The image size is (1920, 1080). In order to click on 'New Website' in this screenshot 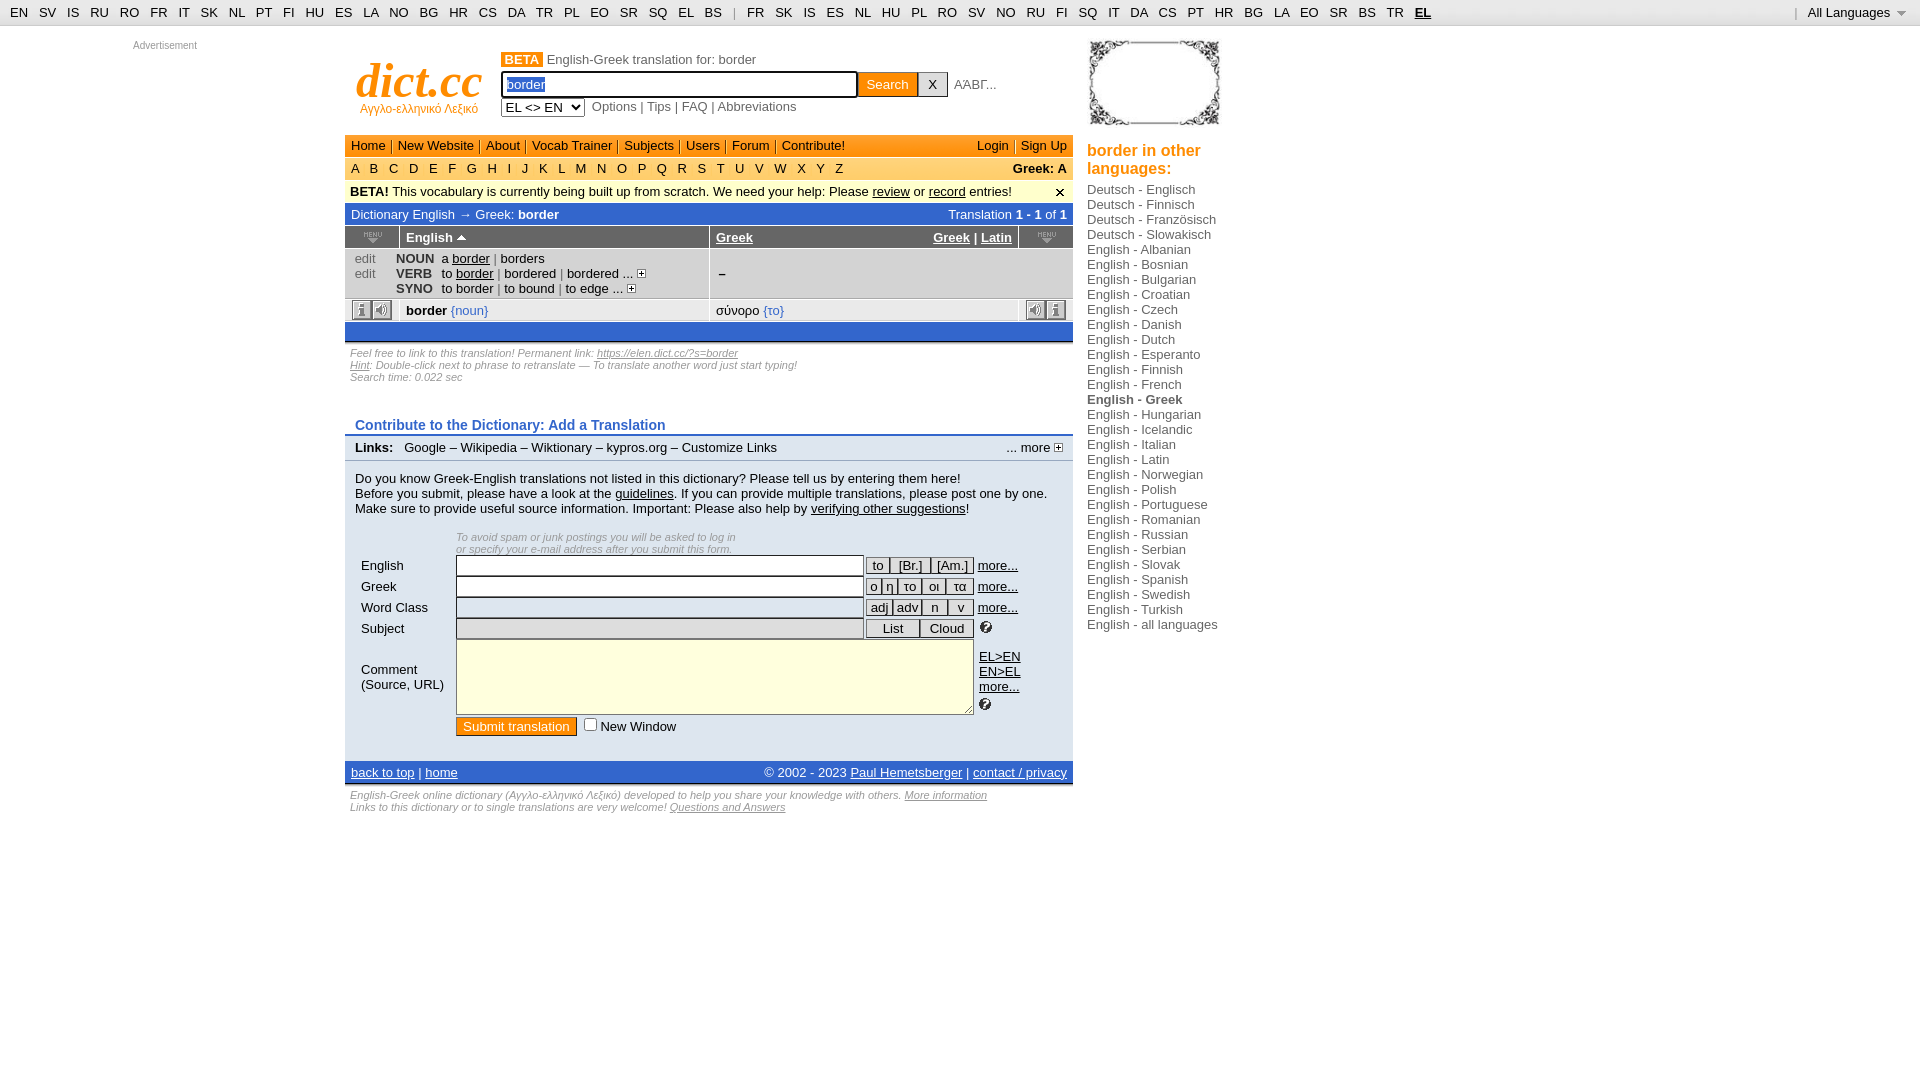, I will do `click(435, 144)`.